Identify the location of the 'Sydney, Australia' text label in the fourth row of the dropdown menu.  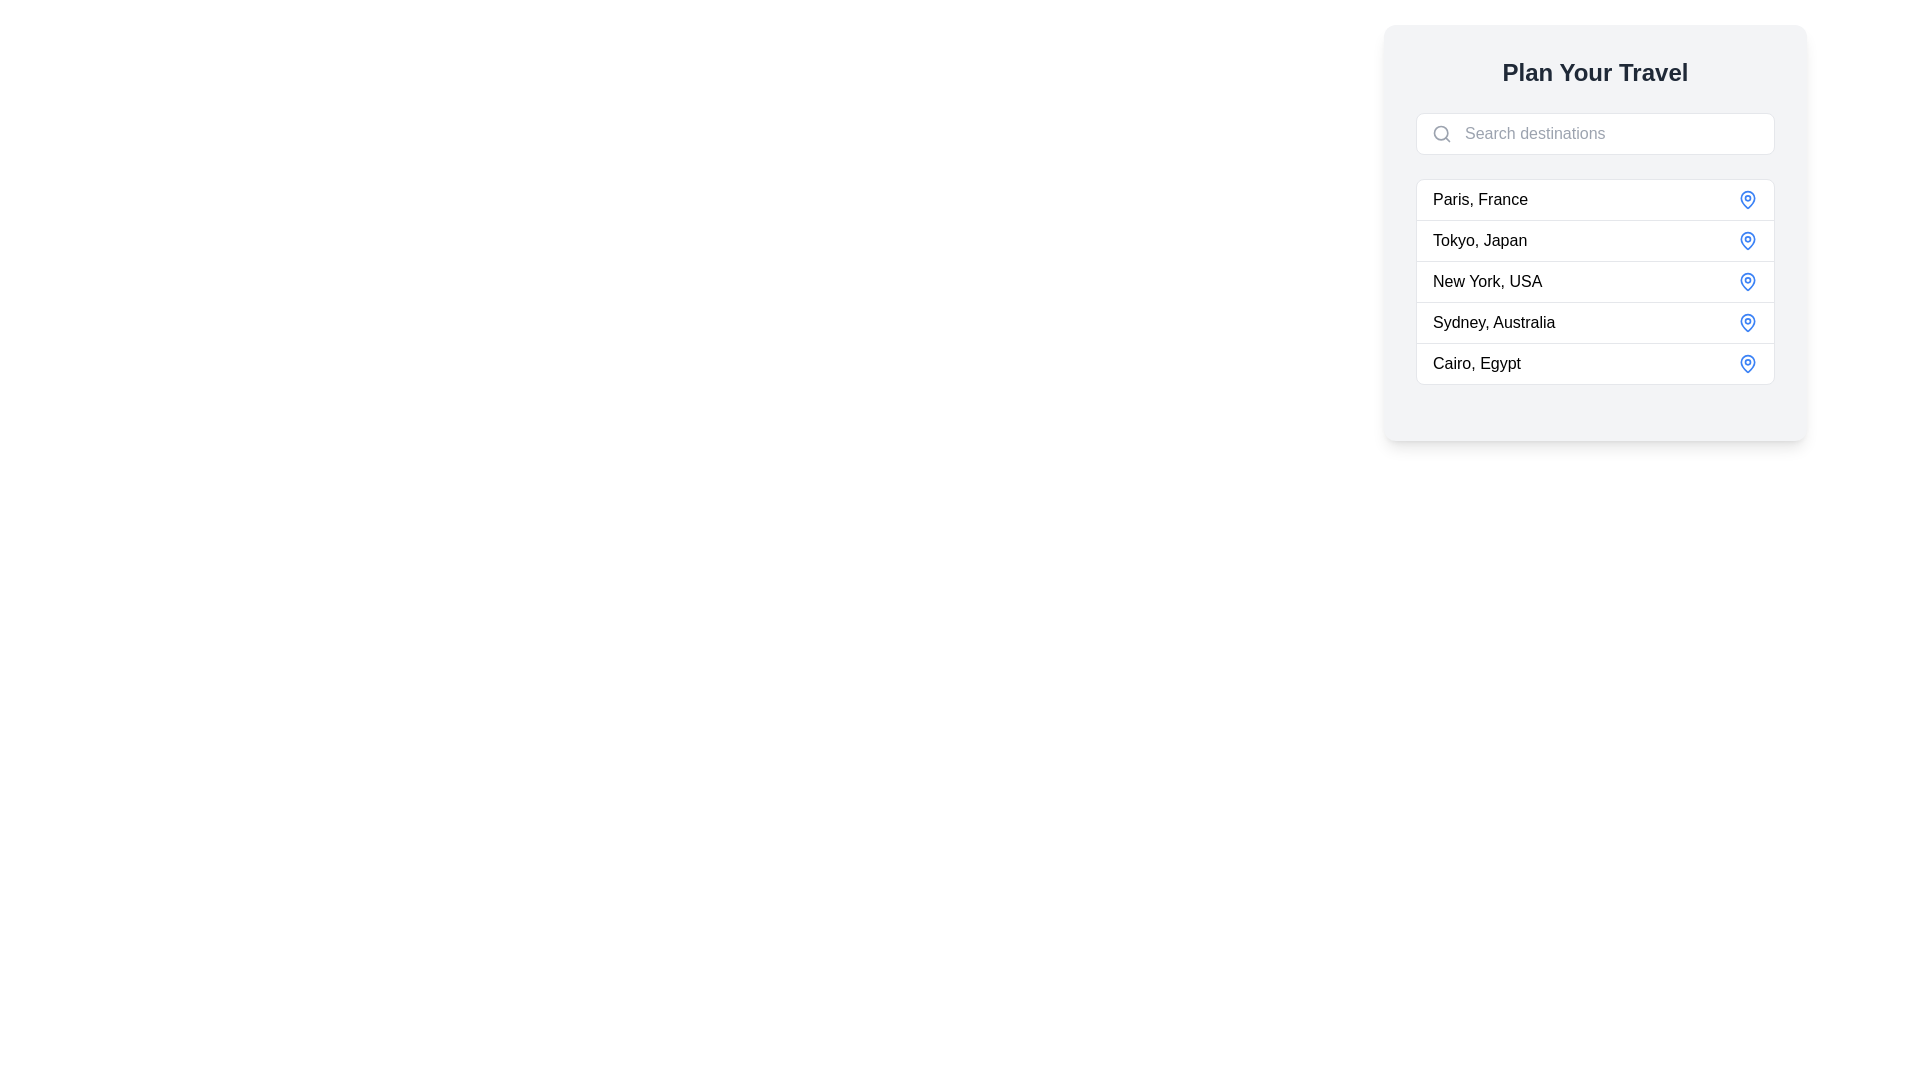
(1493, 322).